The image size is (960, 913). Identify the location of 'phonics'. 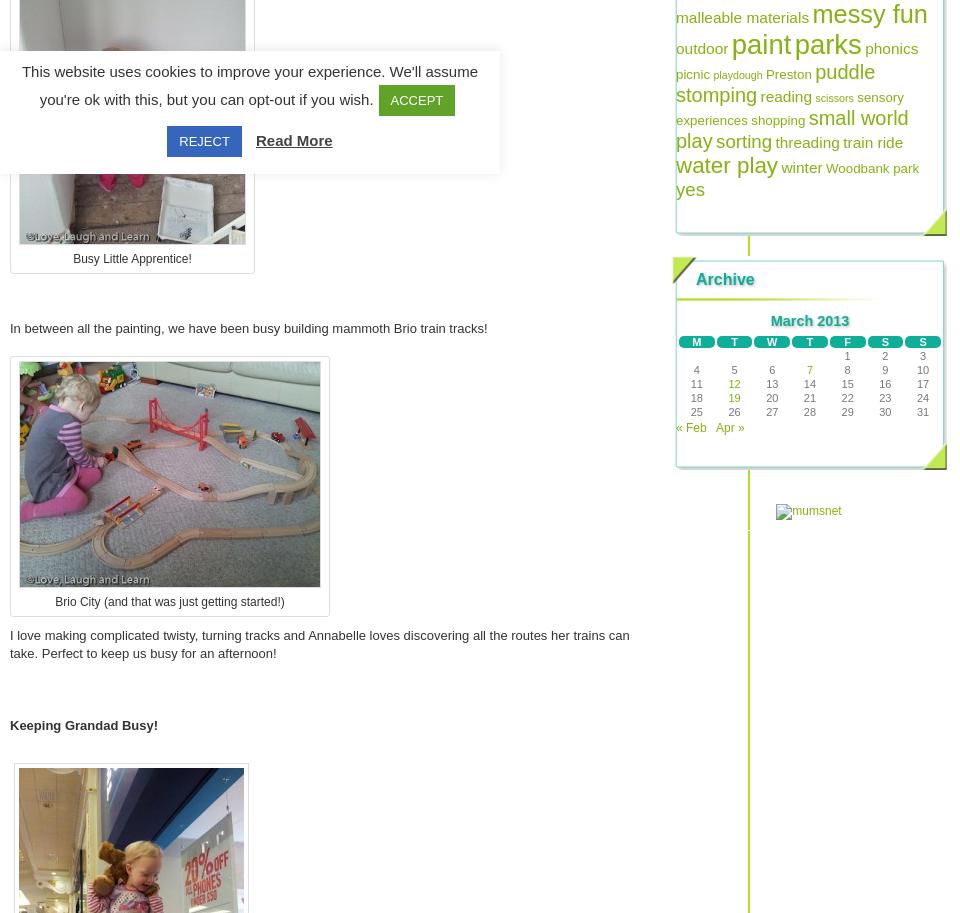
(890, 47).